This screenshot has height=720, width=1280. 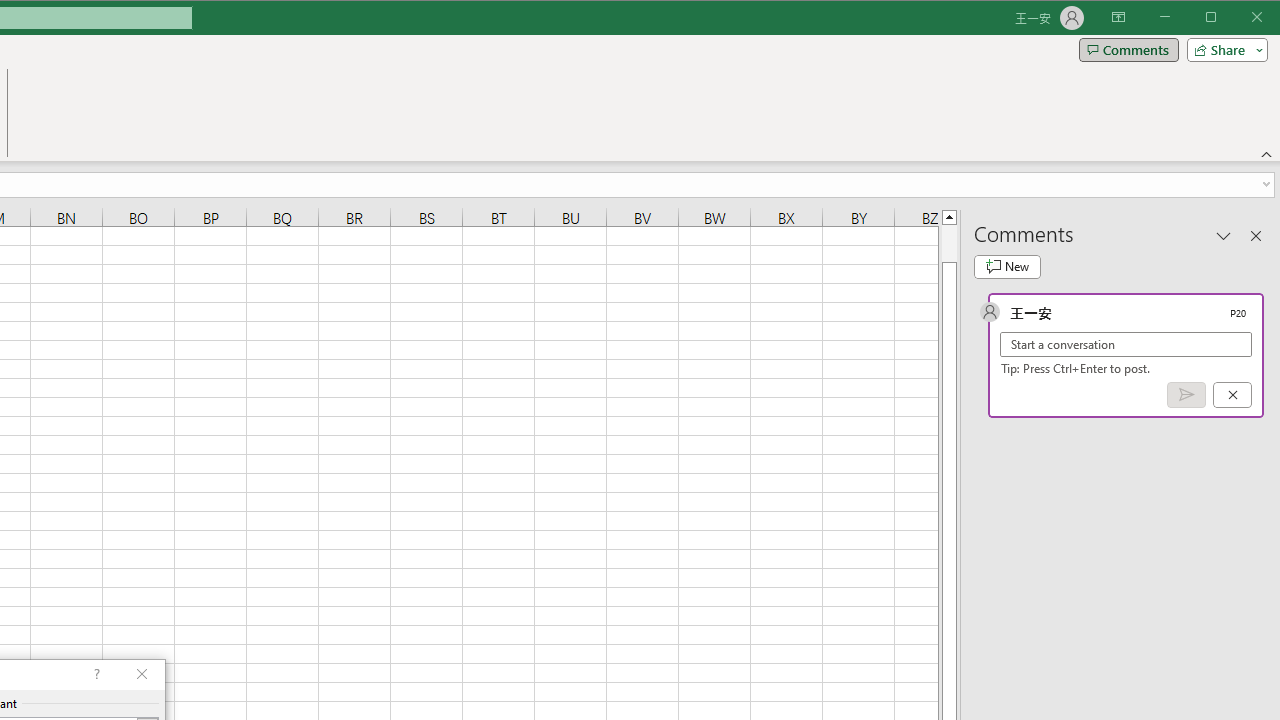 I want to click on 'Post comment (Ctrl + Enter)', so click(x=1186, y=395).